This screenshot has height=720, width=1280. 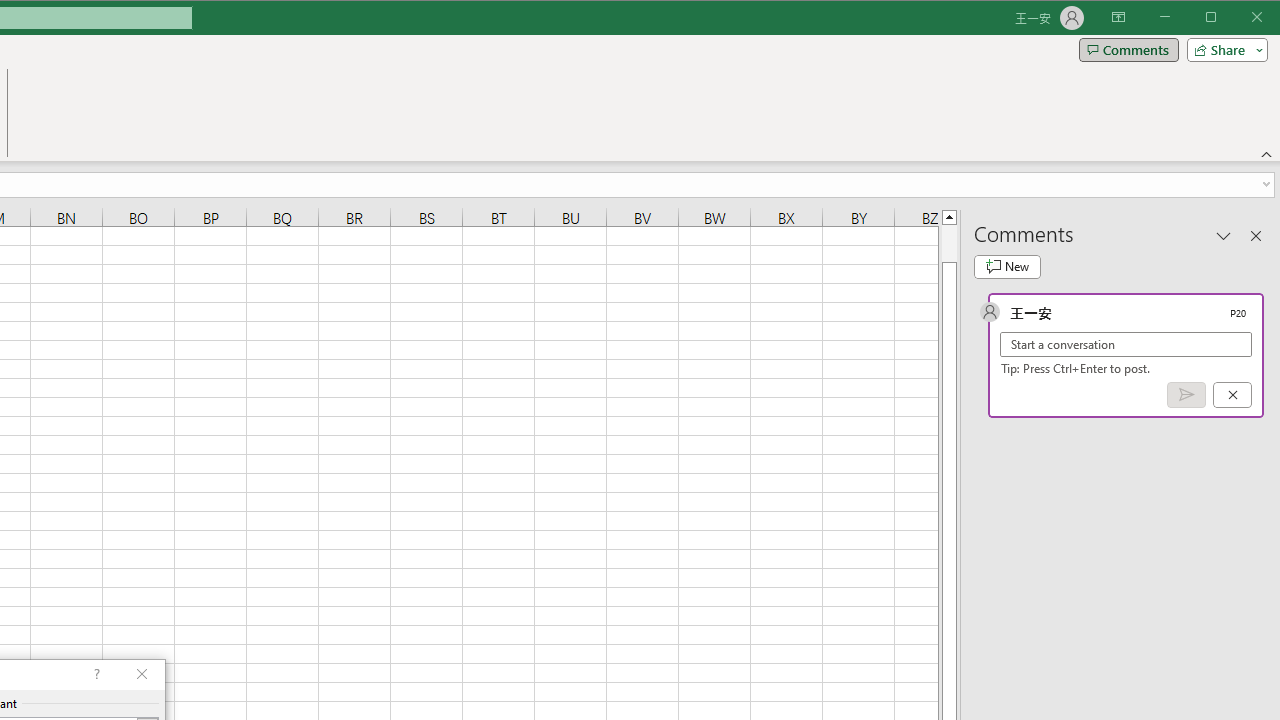 I want to click on 'Post comment (Ctrl + Enter)', so click(x=1186, y=395).